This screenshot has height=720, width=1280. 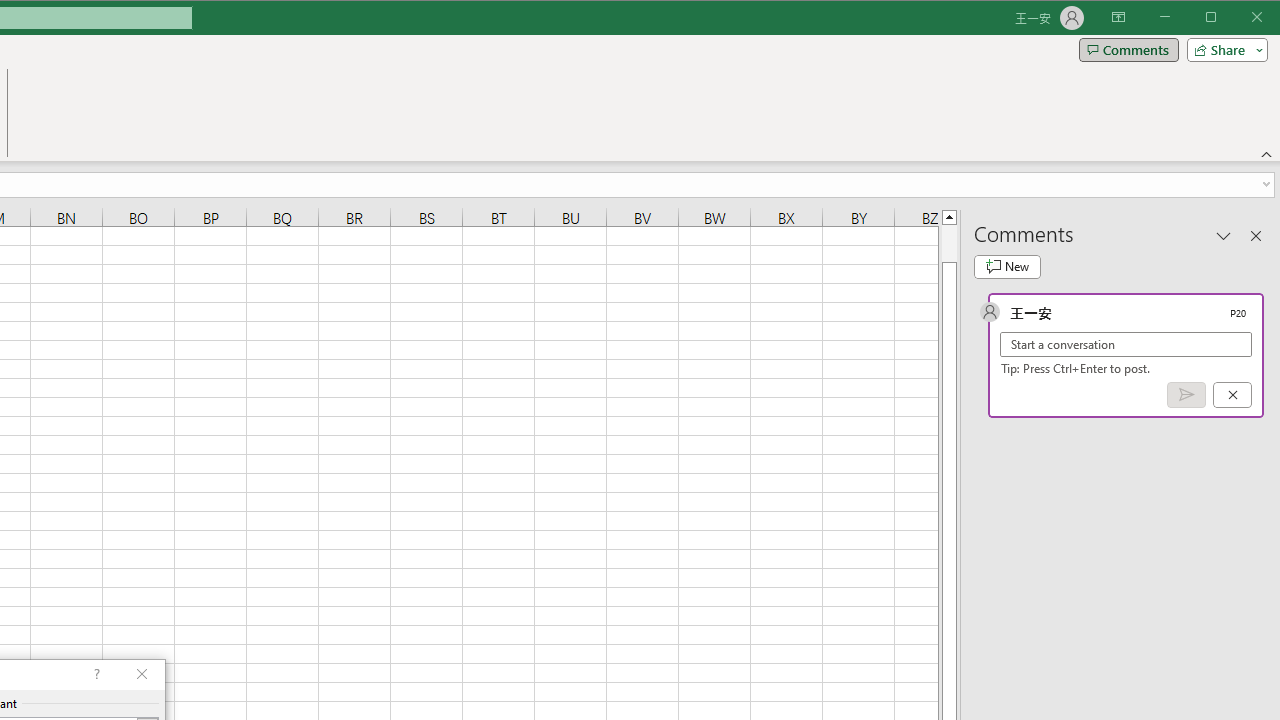 I want to click on 'Post comment (Ctrl + Enter)', so click(x=1186, y=395).